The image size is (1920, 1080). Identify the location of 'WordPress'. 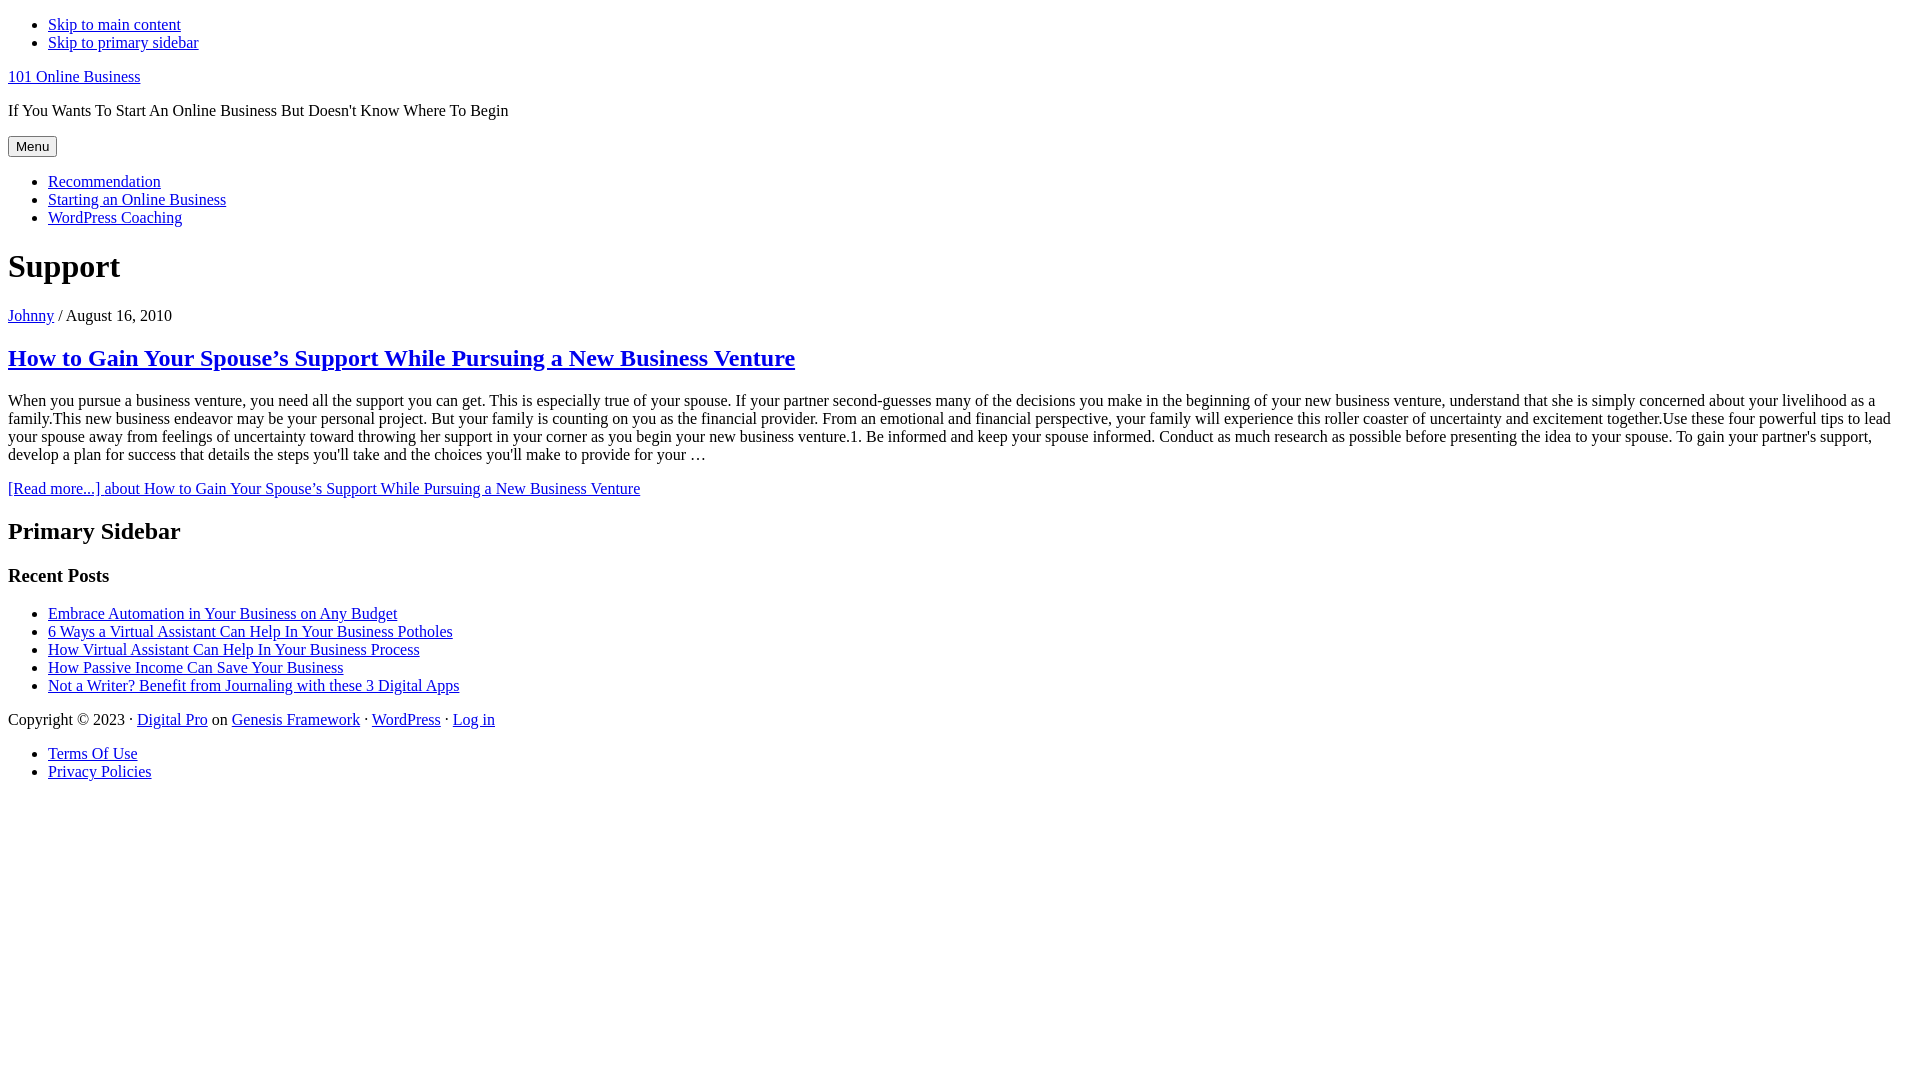
(405, 718).